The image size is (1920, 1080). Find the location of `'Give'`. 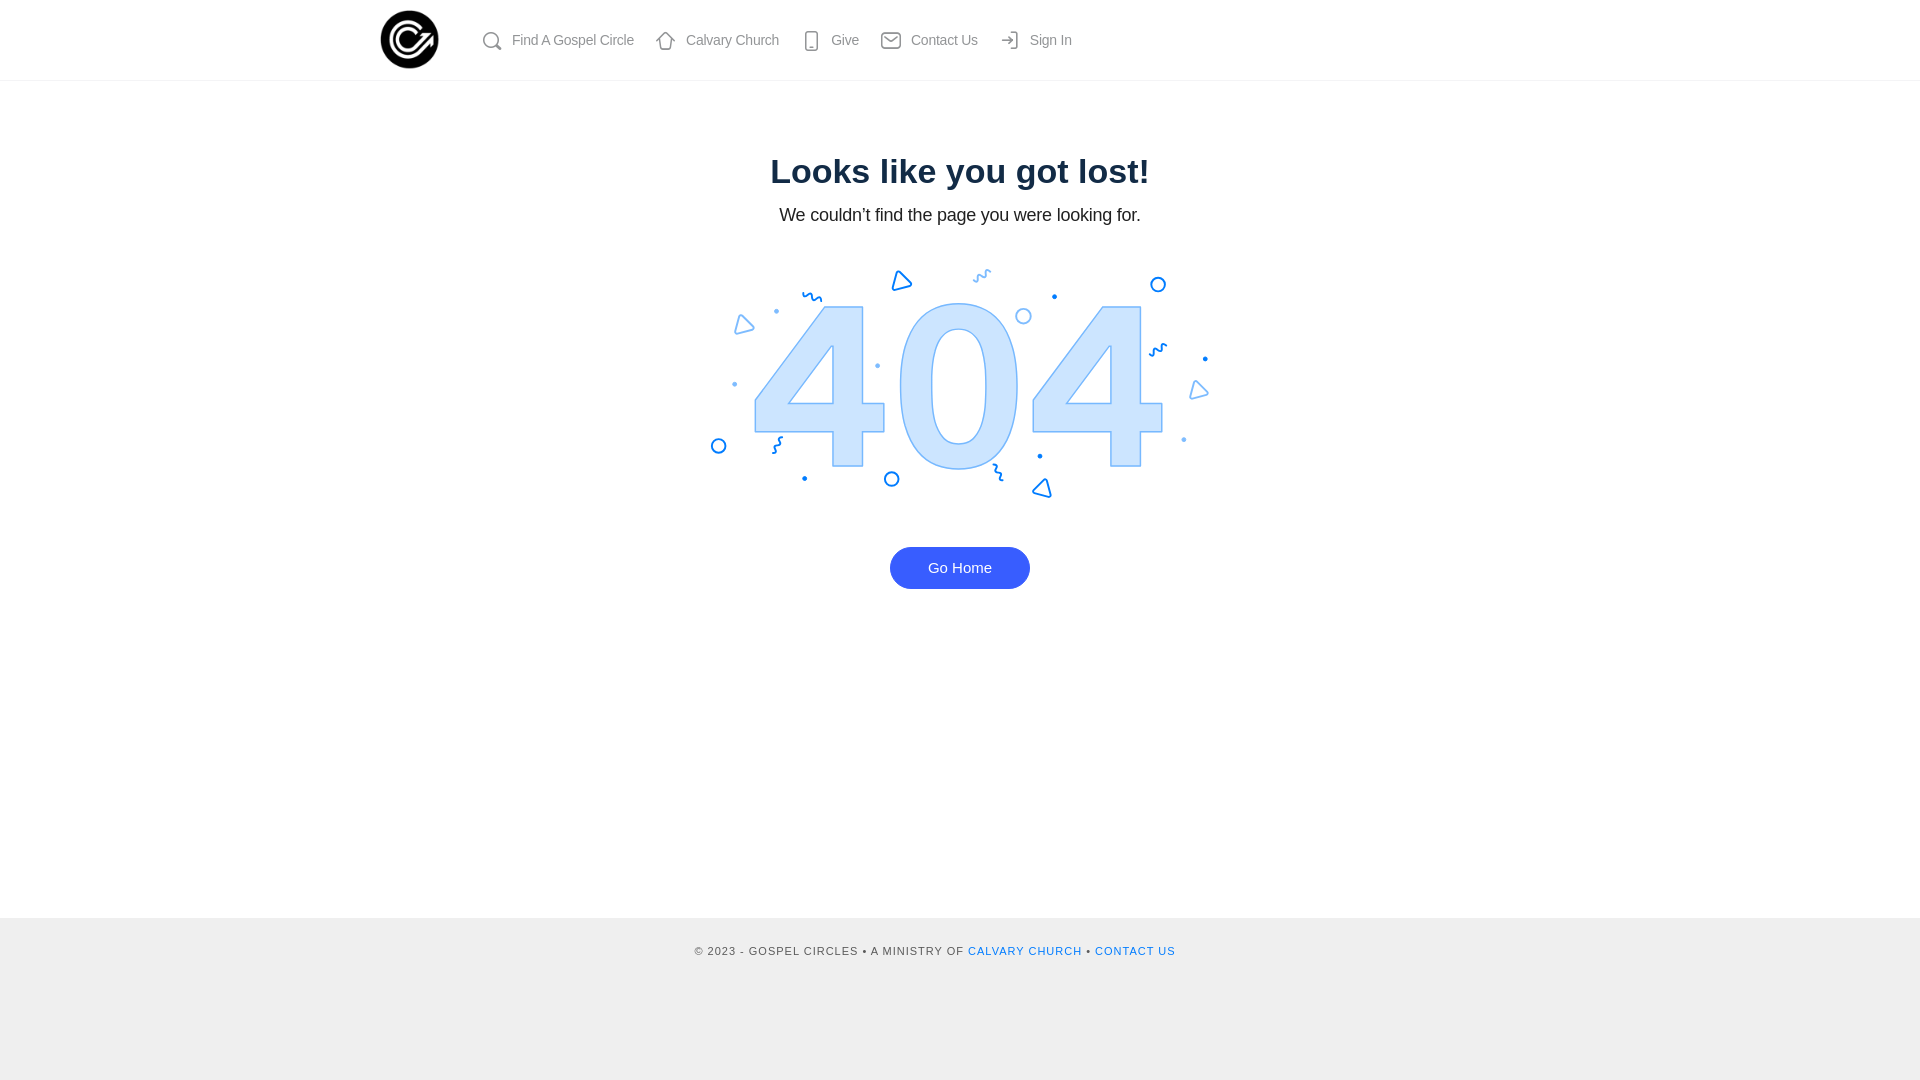

'Give' is located at coordinates (829, 39).